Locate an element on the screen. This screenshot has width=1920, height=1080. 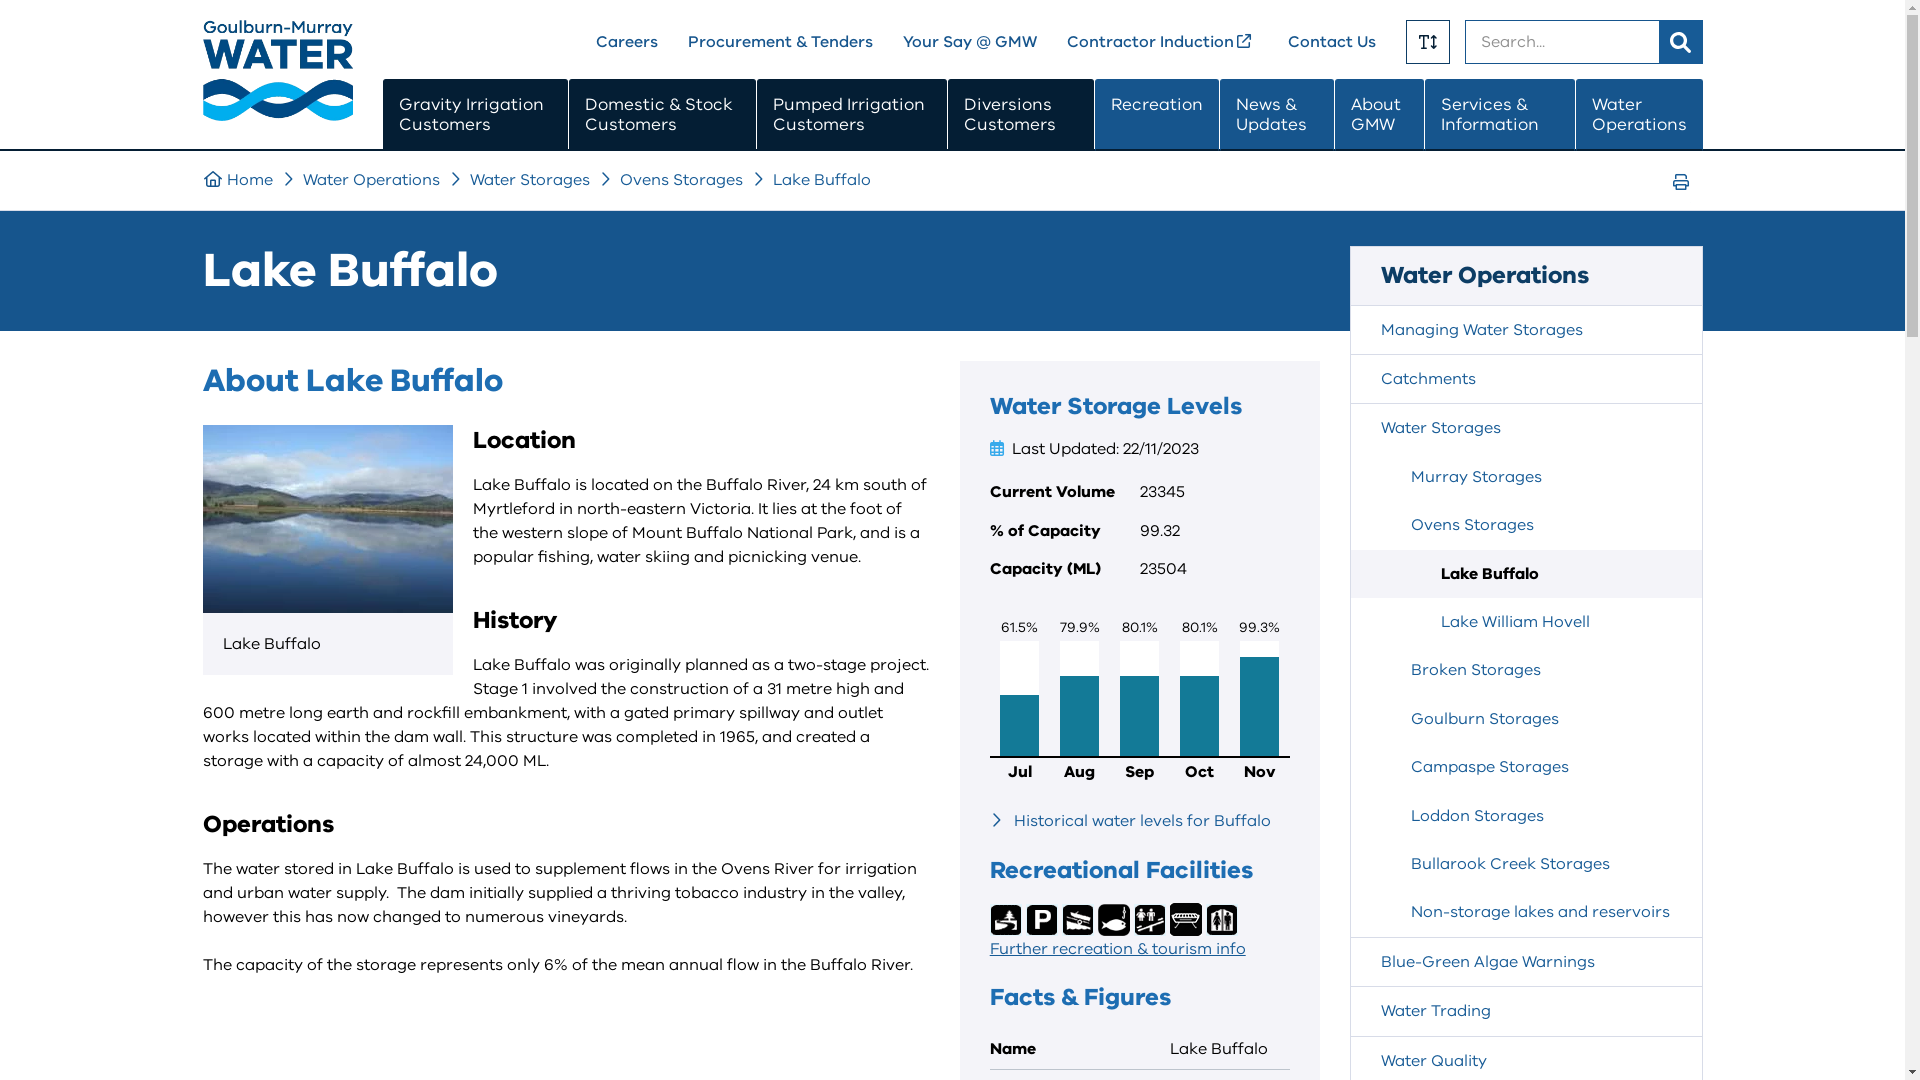
'About GMW' is located at coordinates (1377, 115).